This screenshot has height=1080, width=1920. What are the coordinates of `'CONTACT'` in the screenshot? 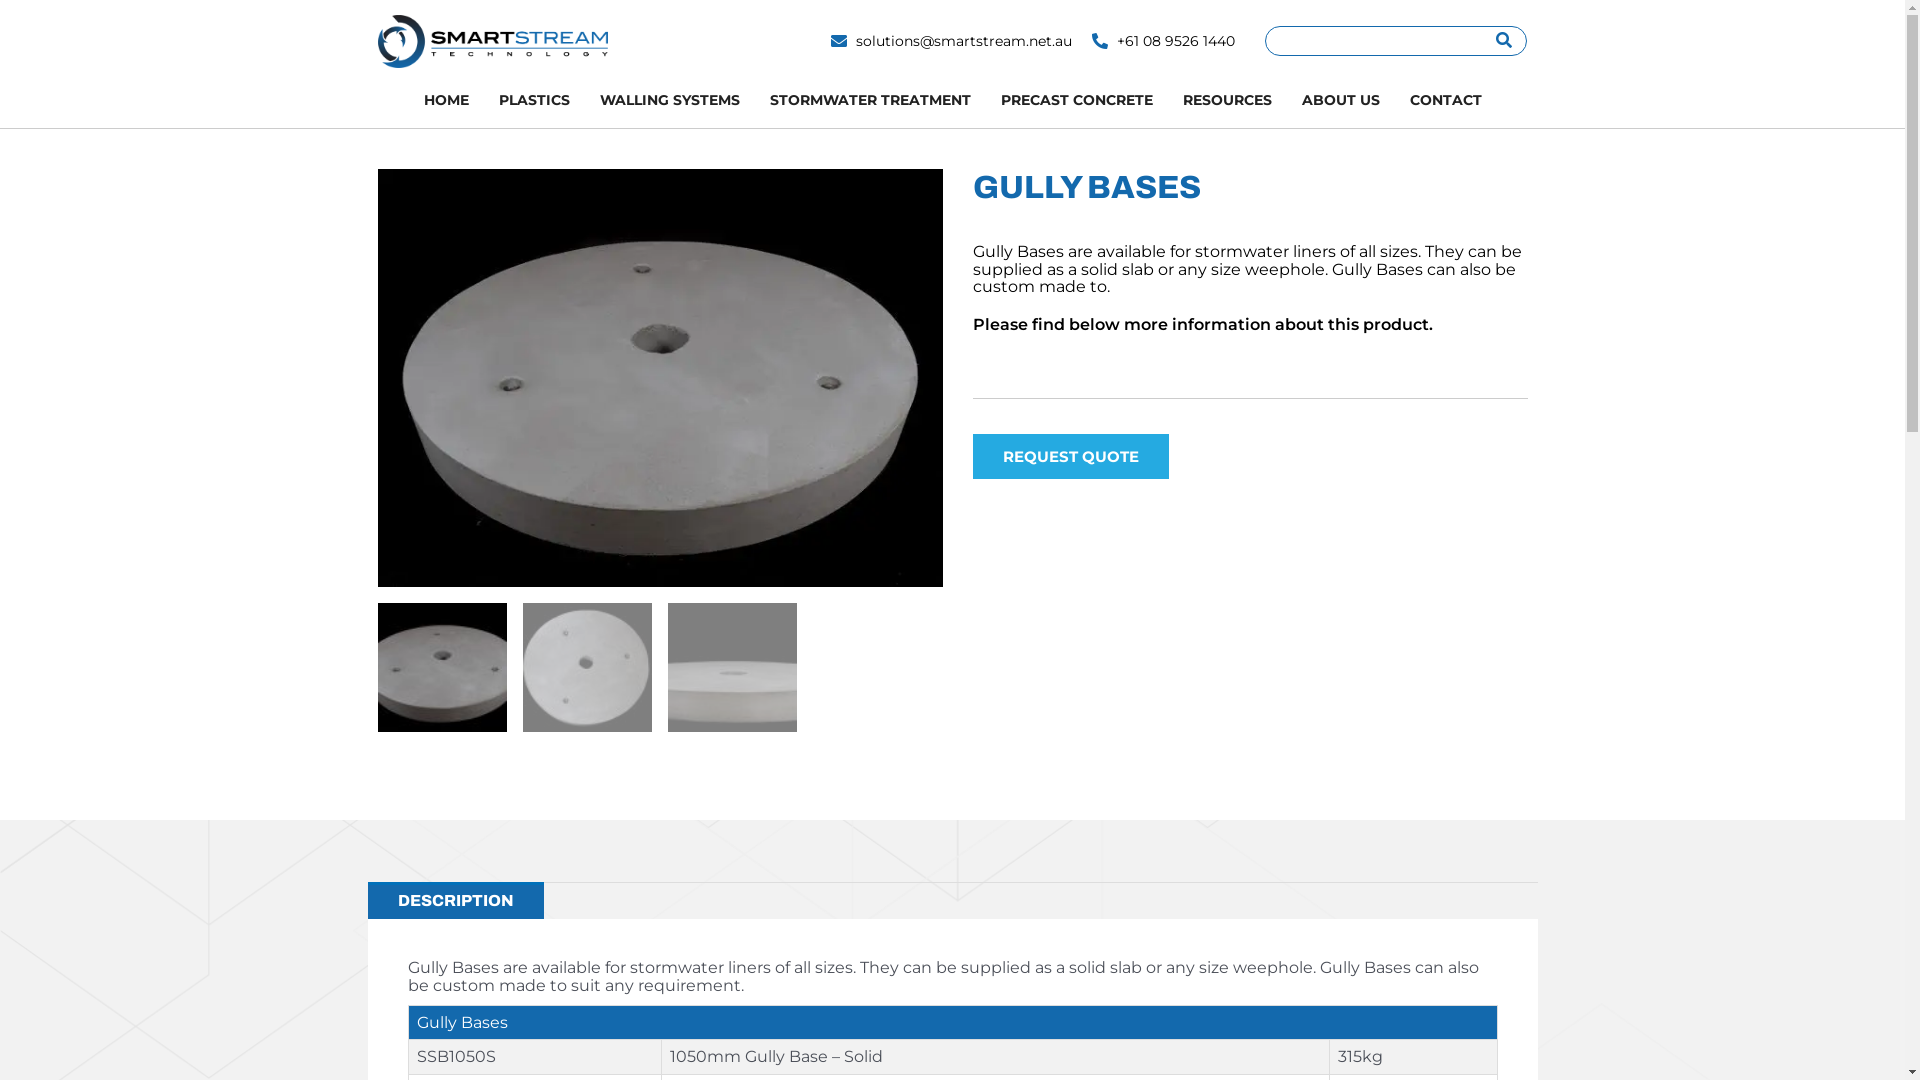 It's located at (1392, 100).